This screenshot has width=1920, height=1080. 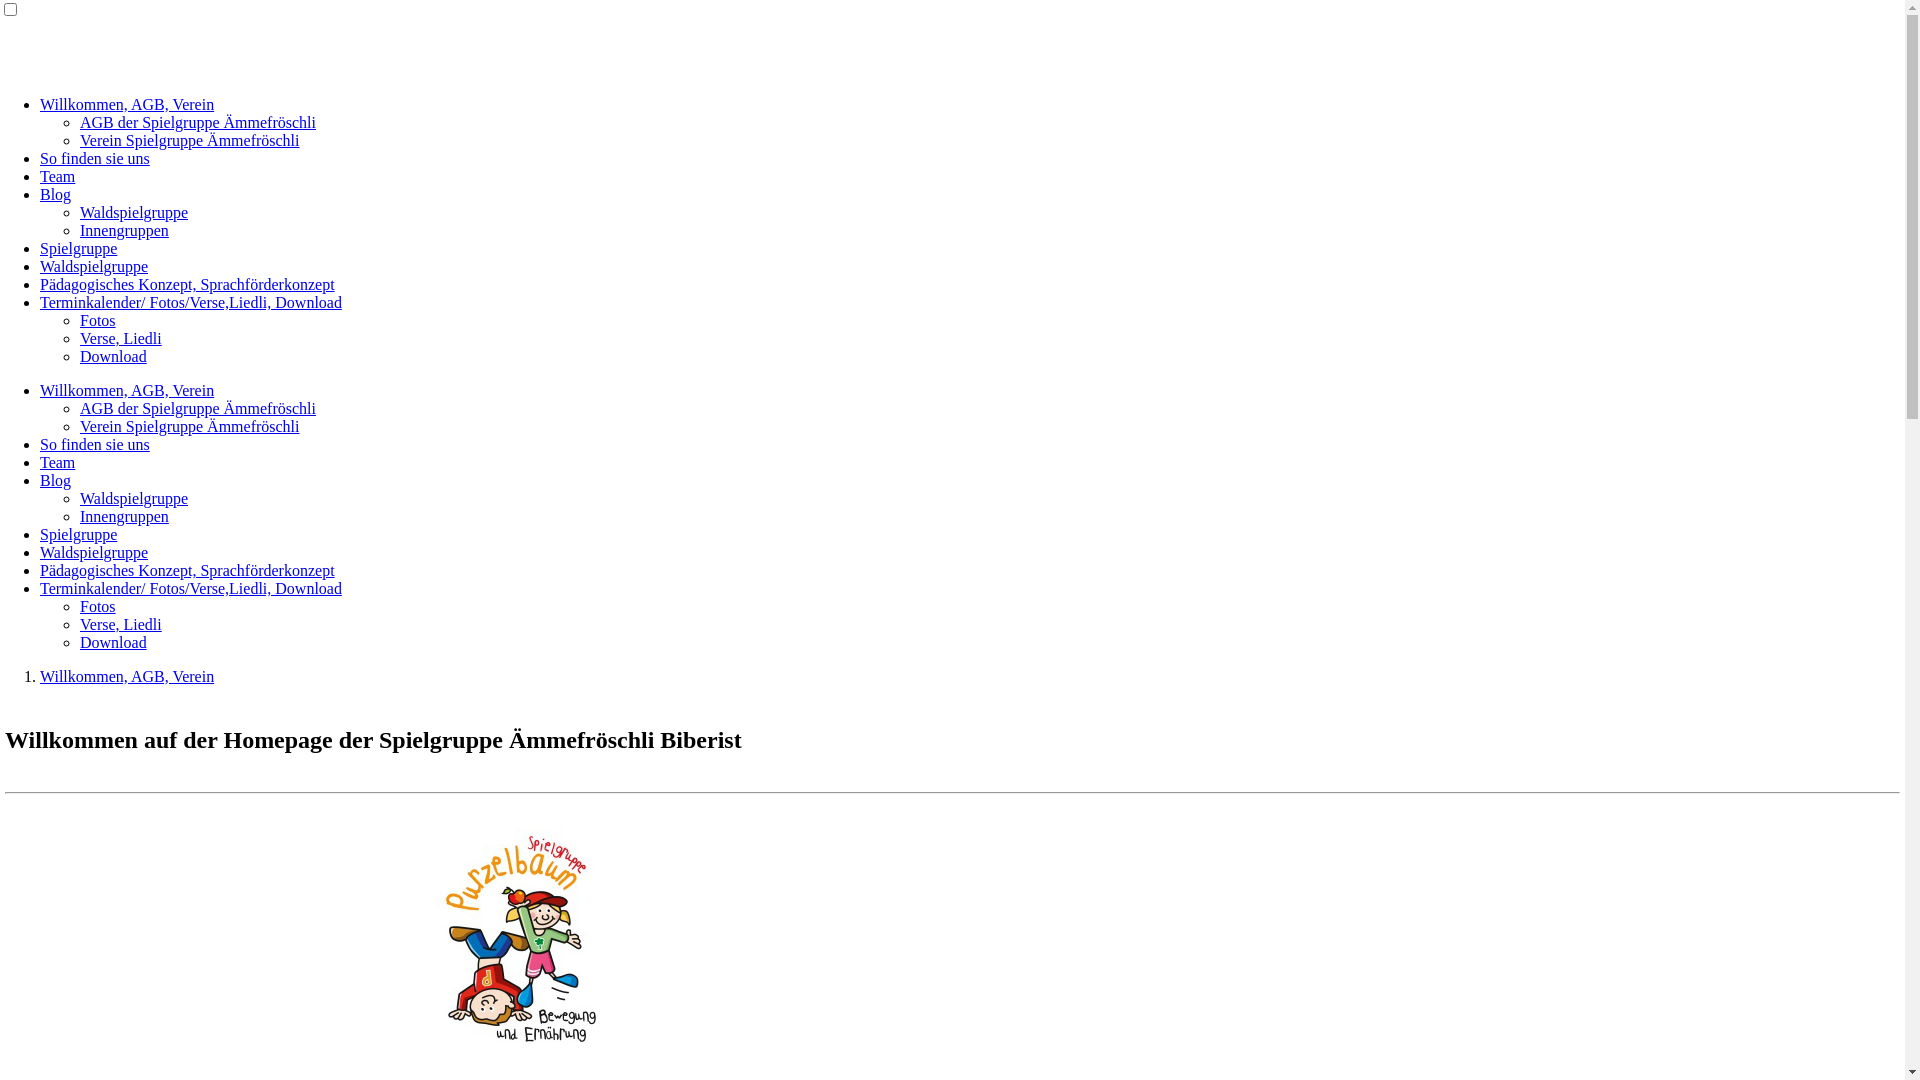 What do you see at coordinates (112, 355) in the screenshot?
I see `'Download'` at bounding box center [112, 355].